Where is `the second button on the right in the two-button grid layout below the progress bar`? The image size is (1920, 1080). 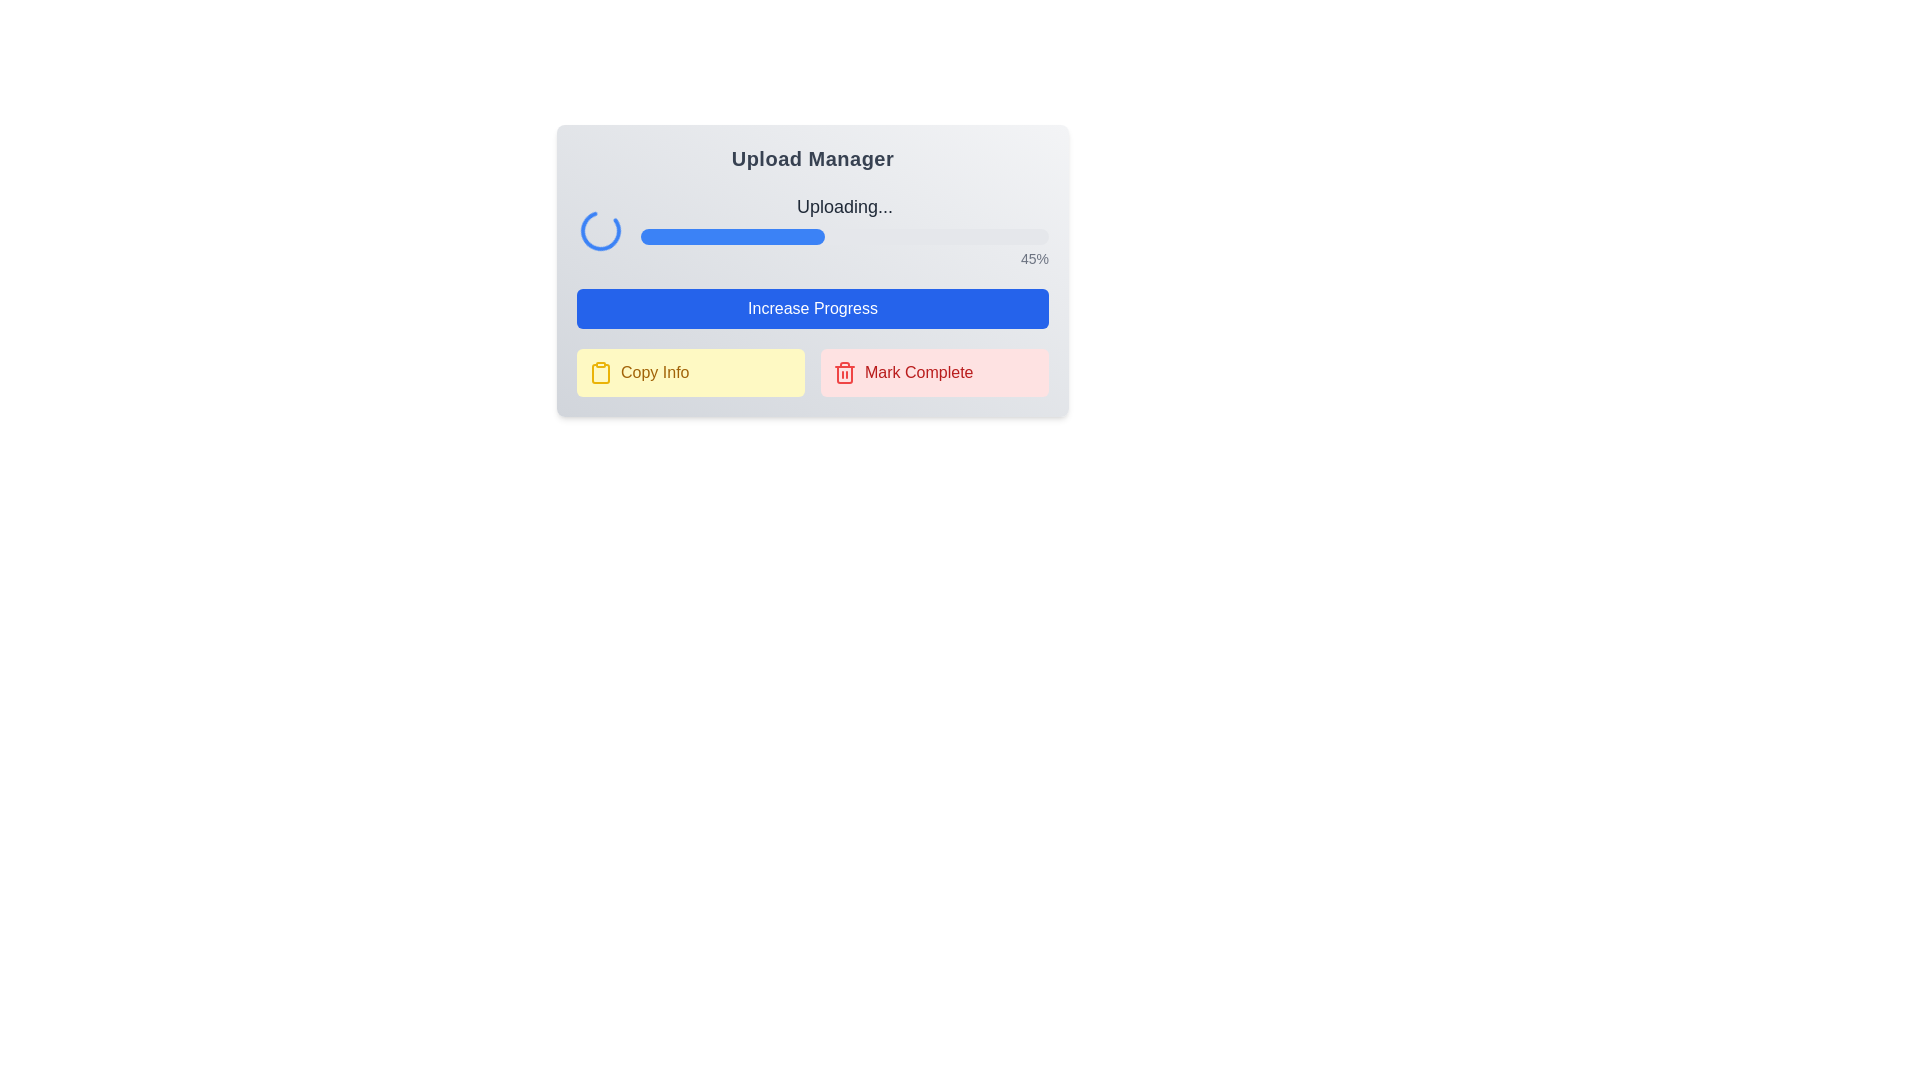
the second button on the right in the two-button grid layout below the progress bar is located at coordinates (934, 373).